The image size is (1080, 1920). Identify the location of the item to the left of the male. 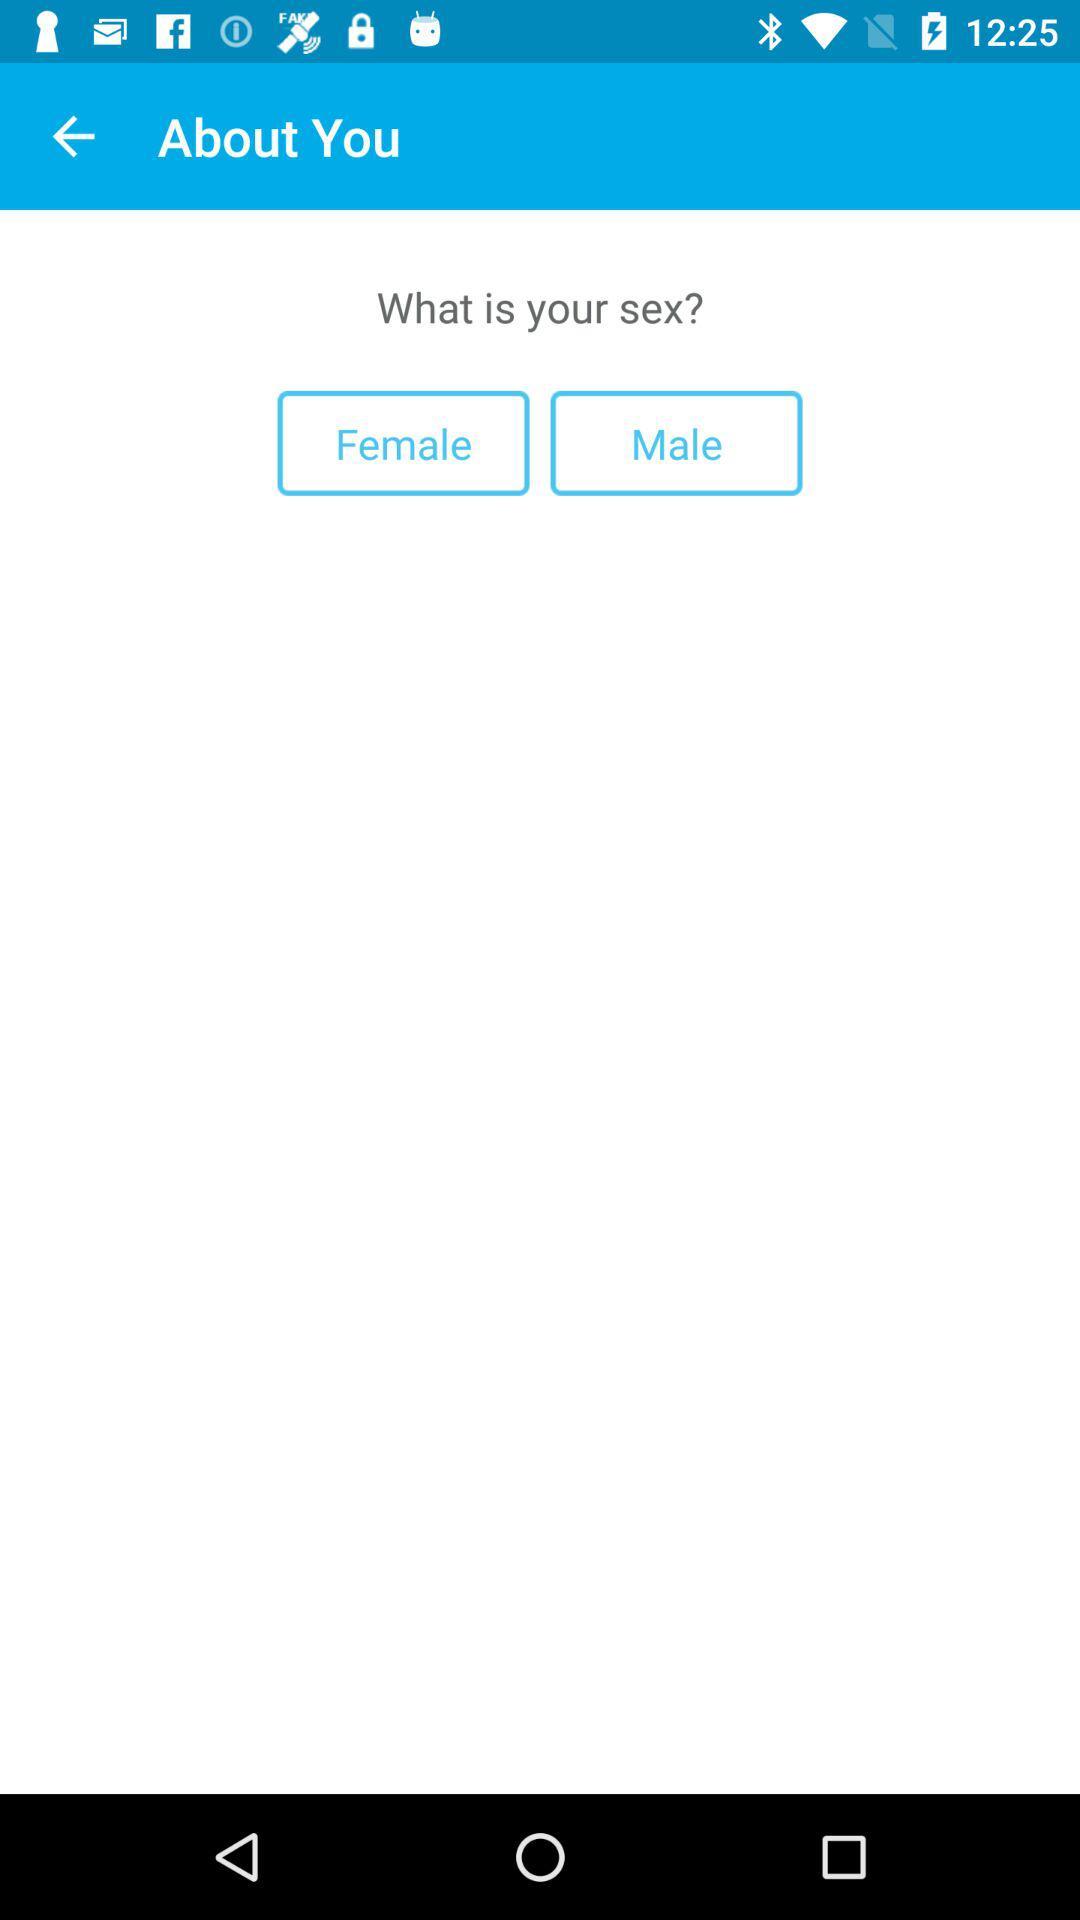
(403, 442).